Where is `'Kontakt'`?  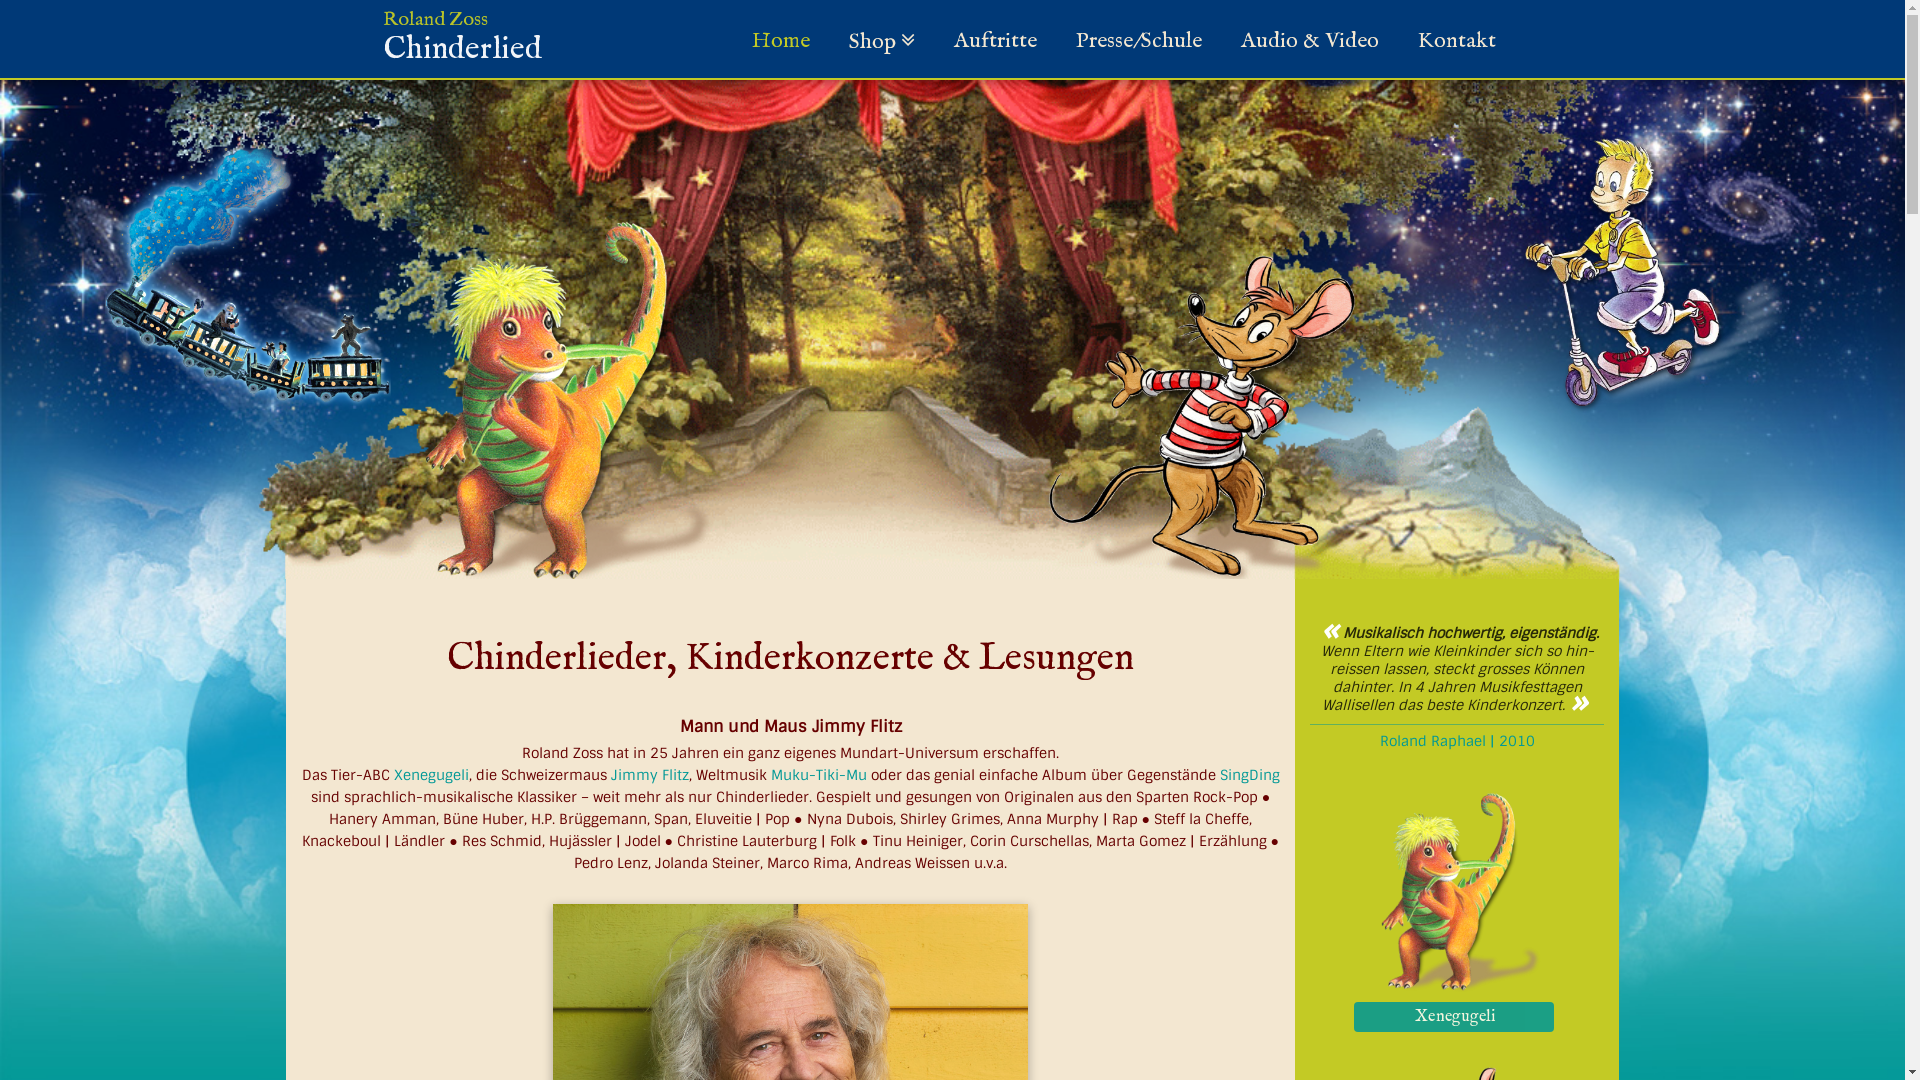 'Kontakt' is located at coordinates (1405, 41).